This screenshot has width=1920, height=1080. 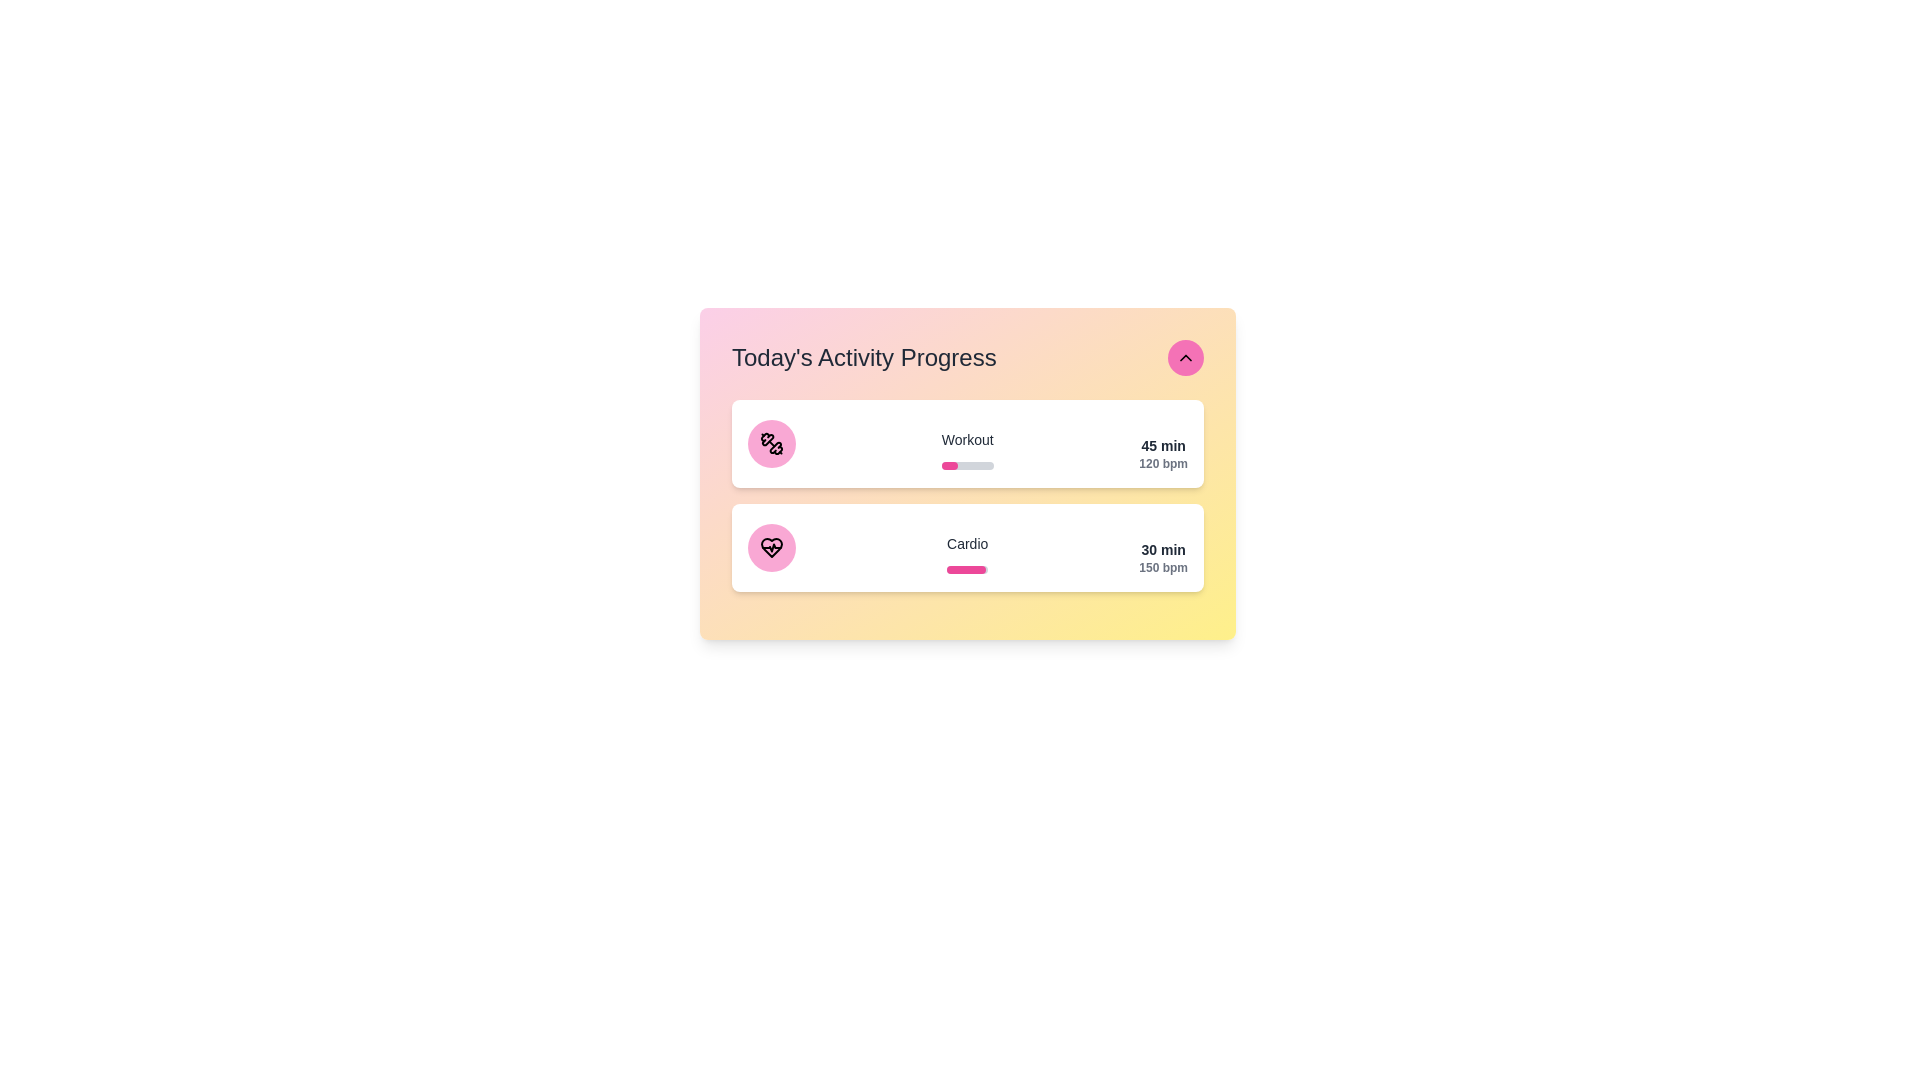 What do you see at coordinates (1185, 357) in the screenshot?
I see `the button located in the top-right corner of the 'Today's Activity Progress' section` at bounding box center [1185, 357].